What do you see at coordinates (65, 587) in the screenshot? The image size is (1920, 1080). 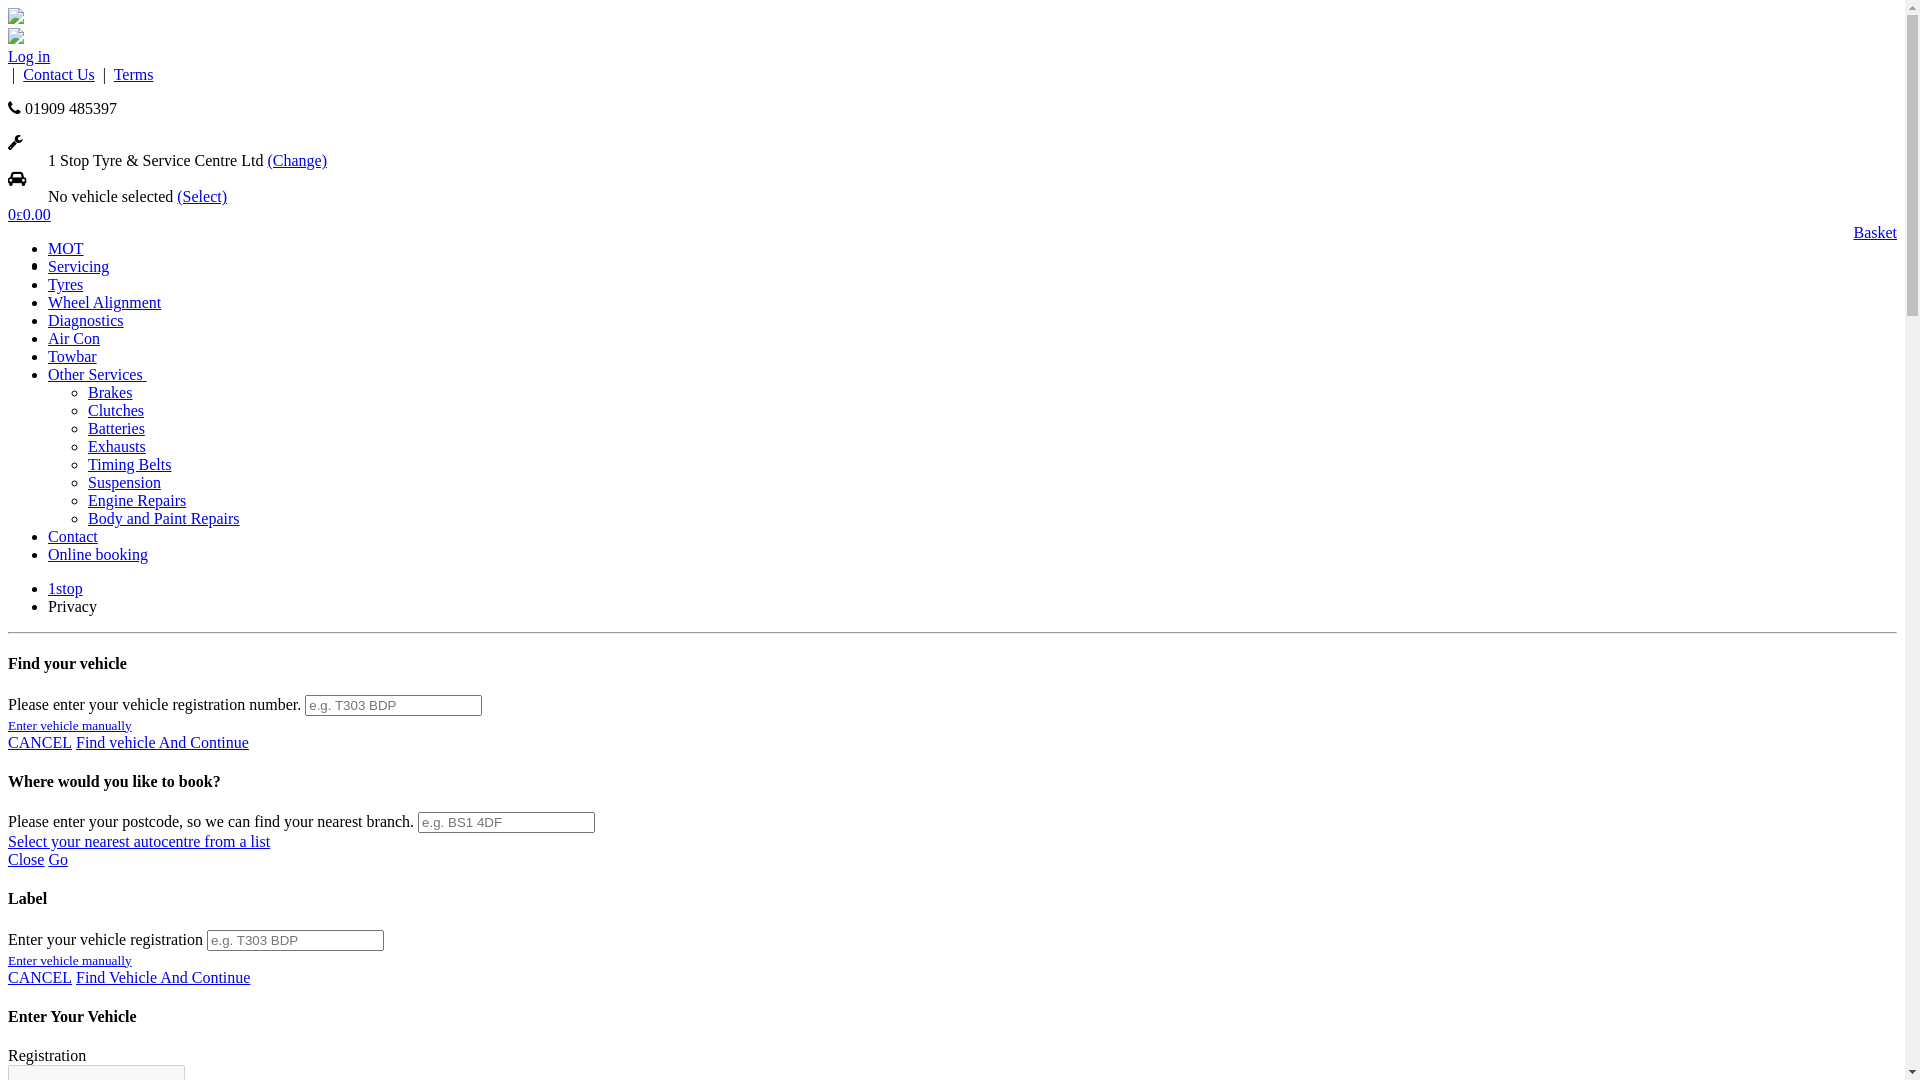 I see `'1stop'` at bounding box center [65, 587].